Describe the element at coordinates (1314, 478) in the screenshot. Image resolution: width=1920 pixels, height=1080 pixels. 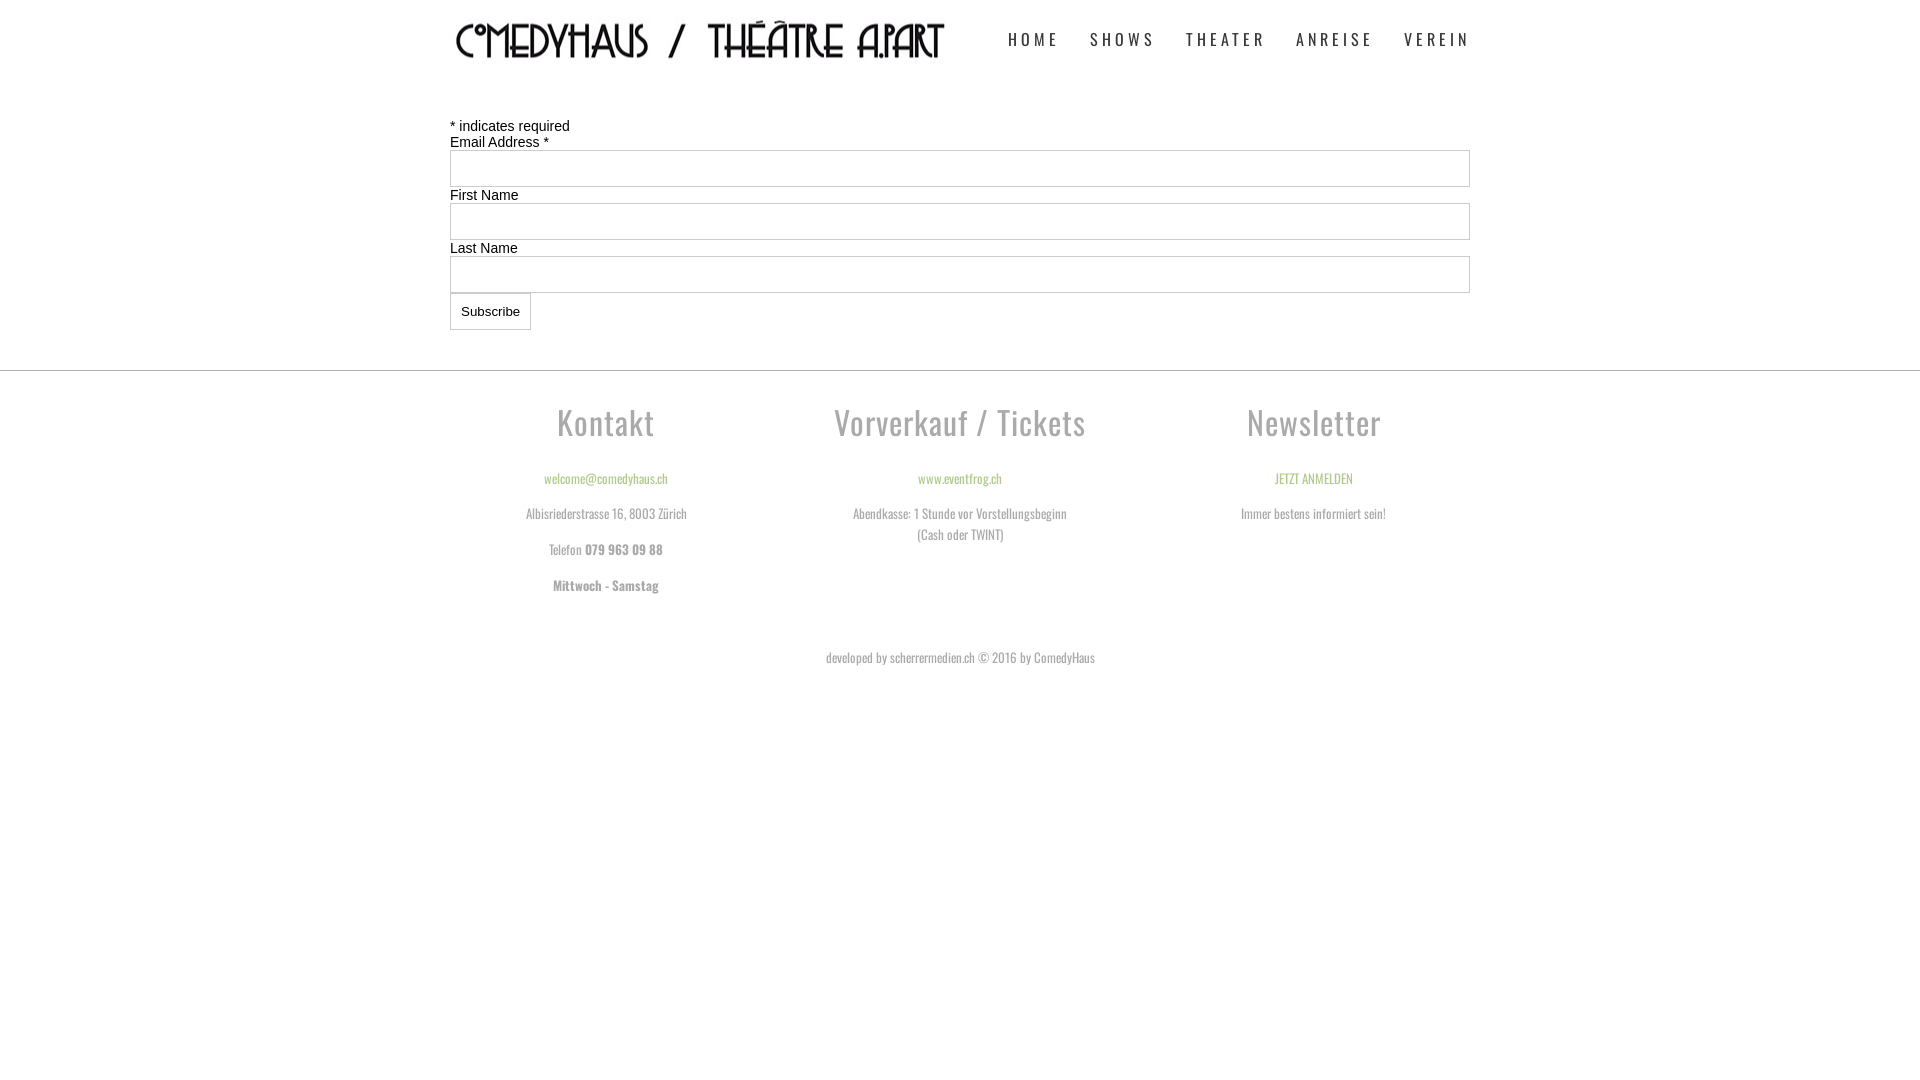
I see `'JETZT ANMELDEN'` at that location.